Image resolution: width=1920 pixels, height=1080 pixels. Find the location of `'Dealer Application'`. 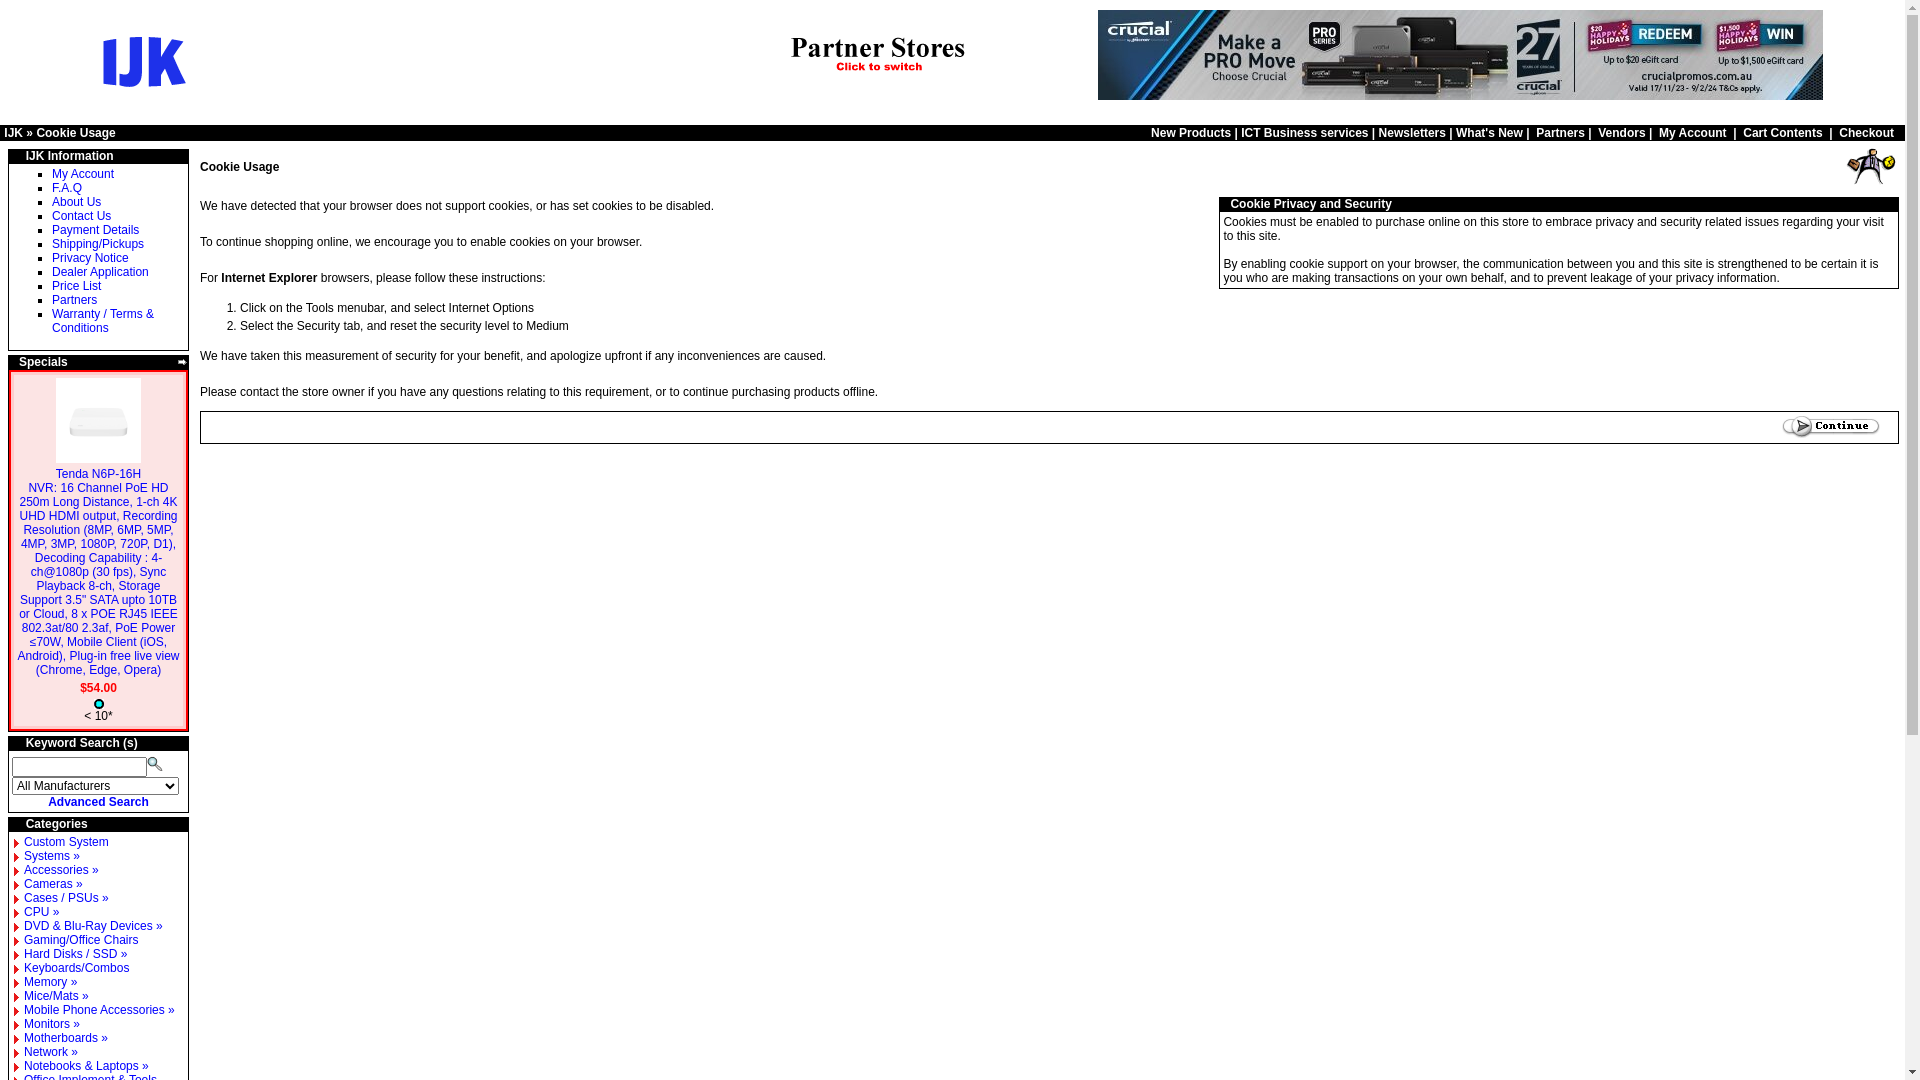

'Dealer Application' is located at coordinates (52, 272).